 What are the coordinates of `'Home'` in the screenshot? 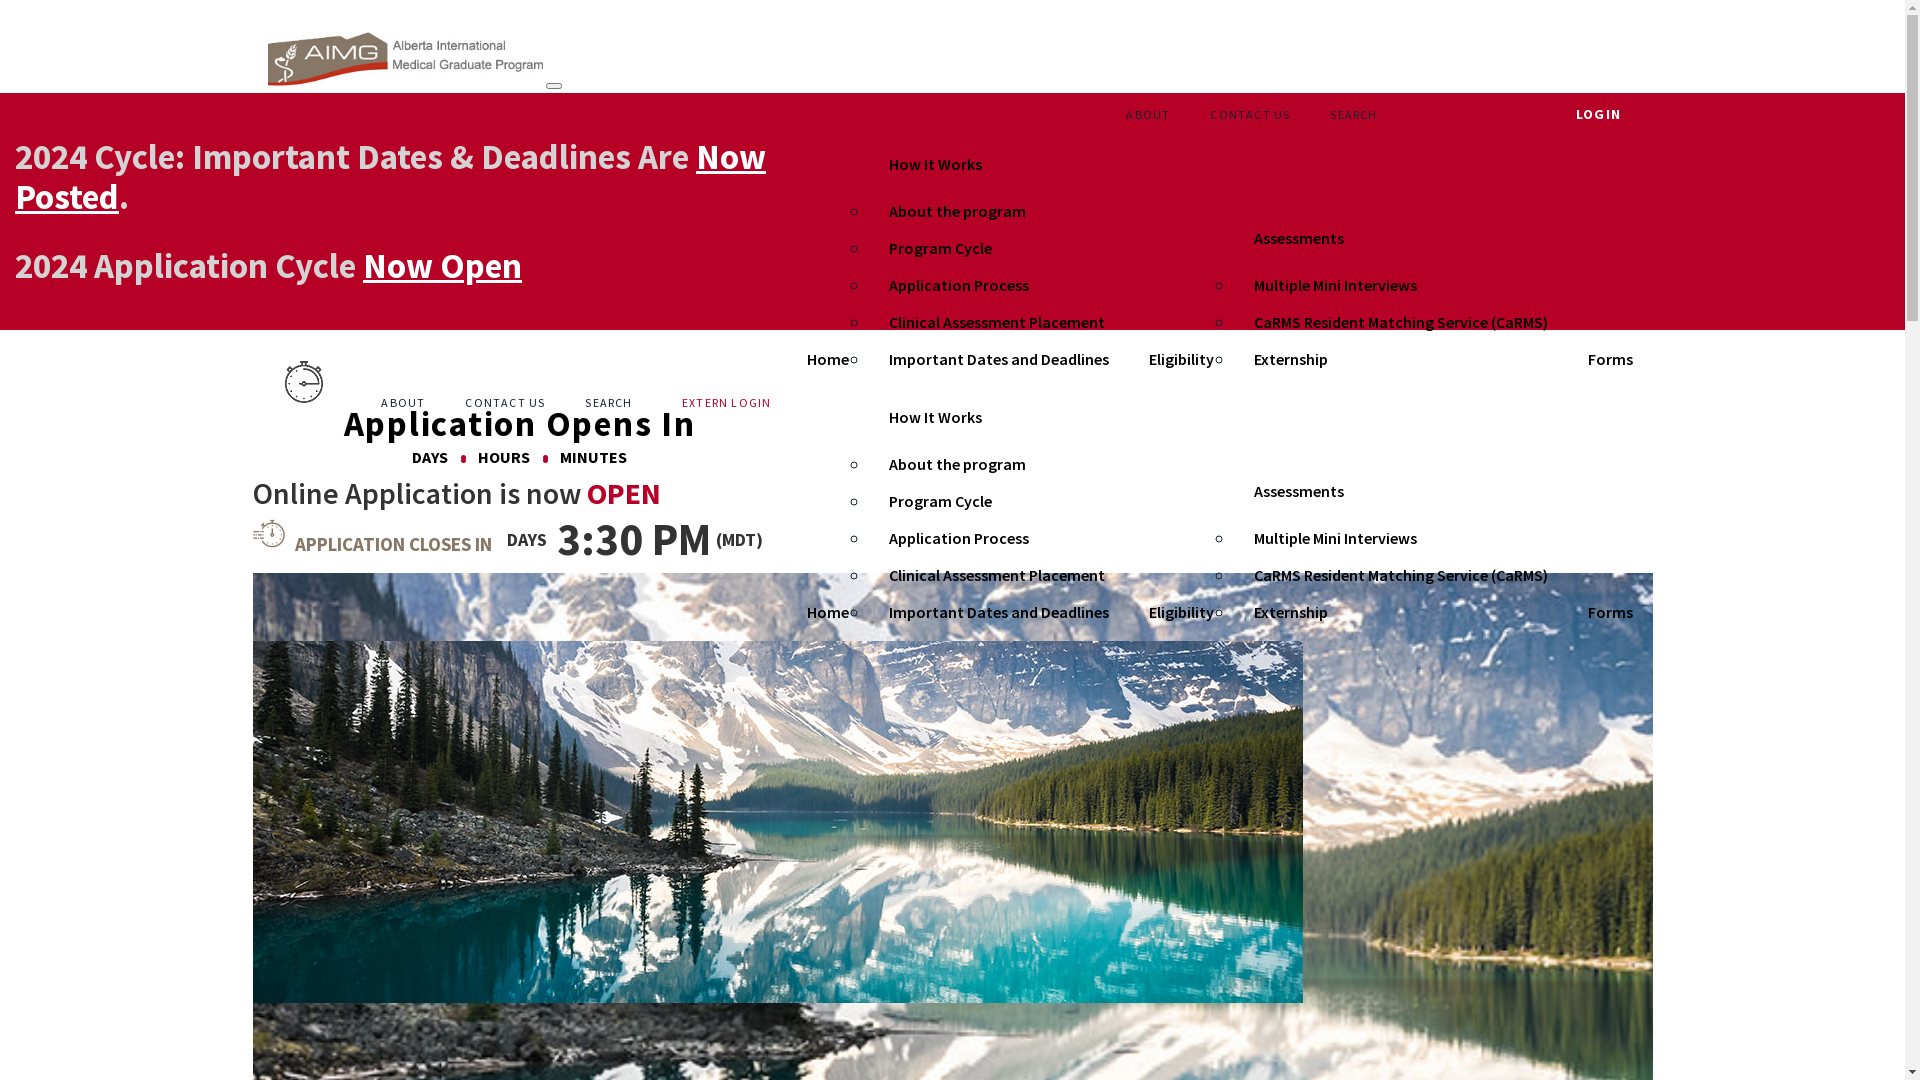 It's located at (826, 357).